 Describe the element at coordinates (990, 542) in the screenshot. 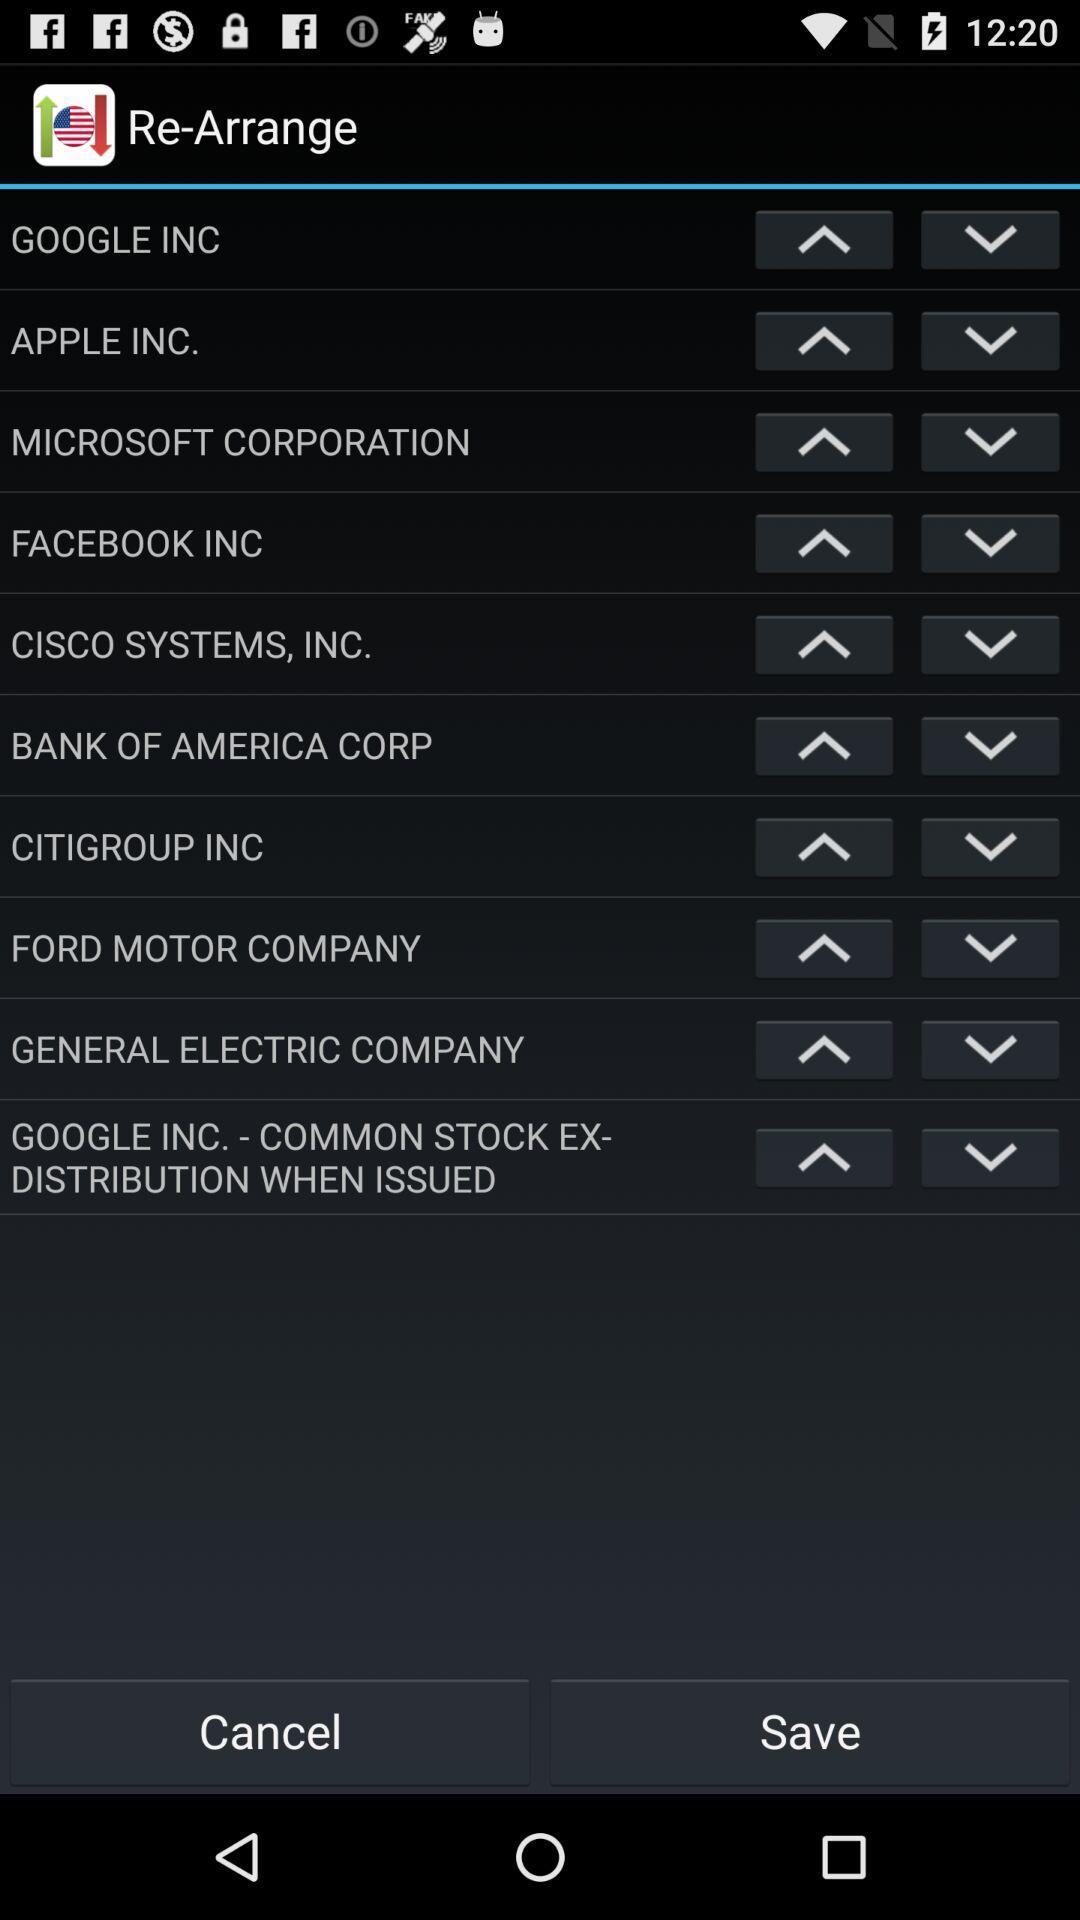

I see `check option` at that location.